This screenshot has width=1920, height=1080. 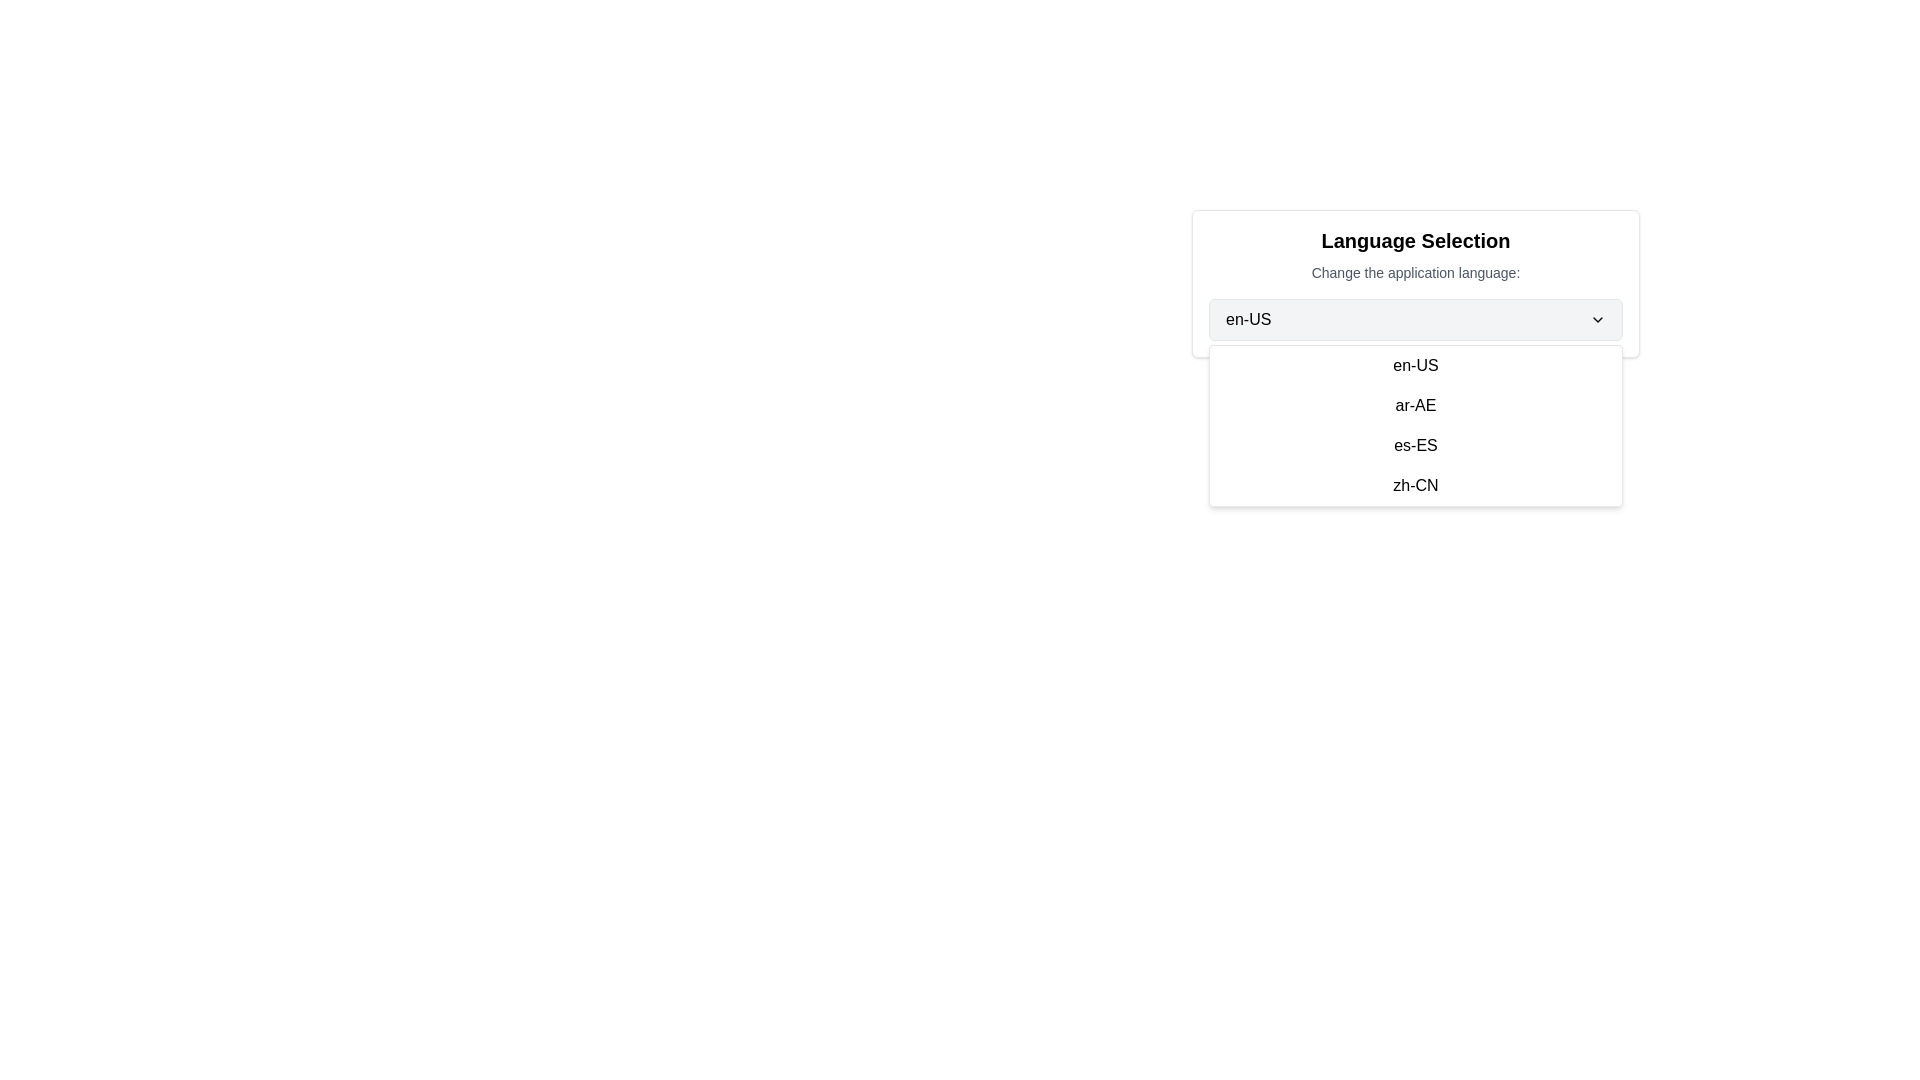 I want to click on the list item displaying 'zh-CN' in the dropdown menu, so click(x=1415, y=486).